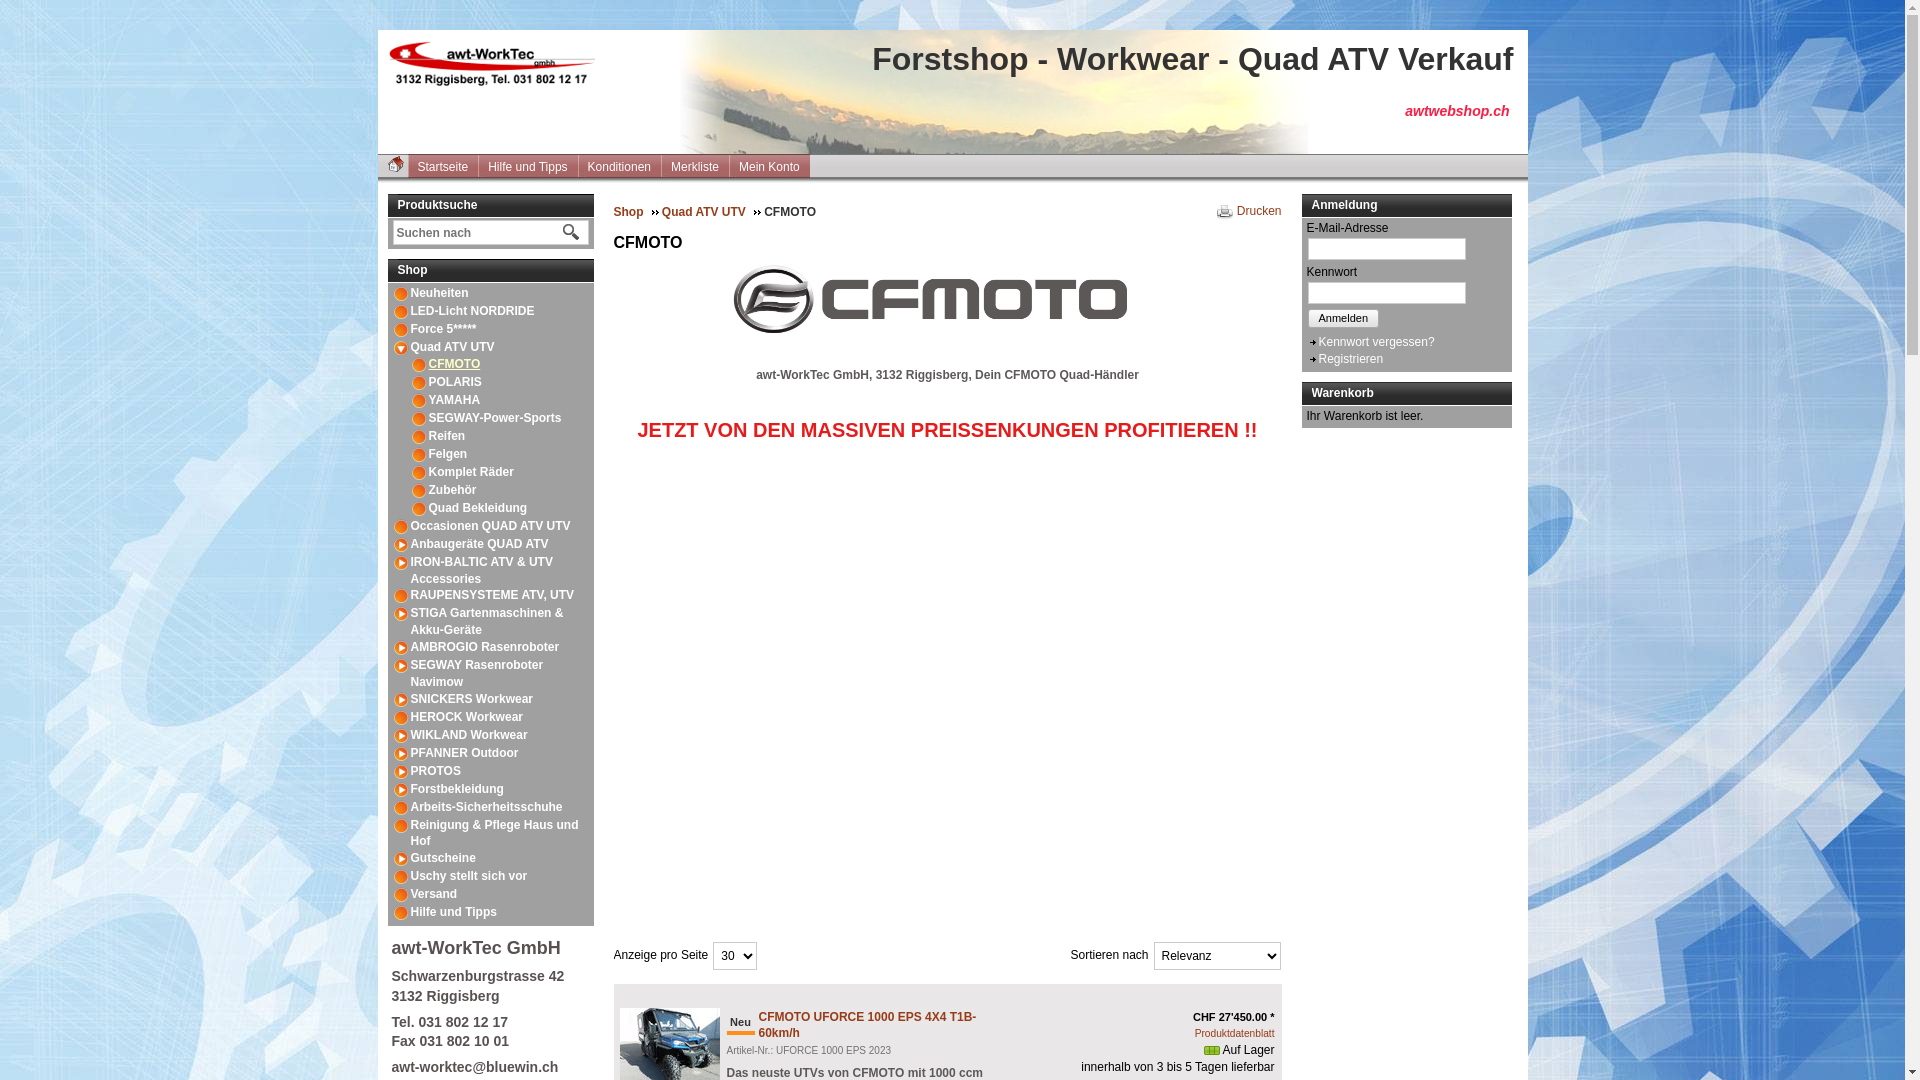  I want to click on 'SEGWAY Rasenroboter Navimow', so click(475, 673).